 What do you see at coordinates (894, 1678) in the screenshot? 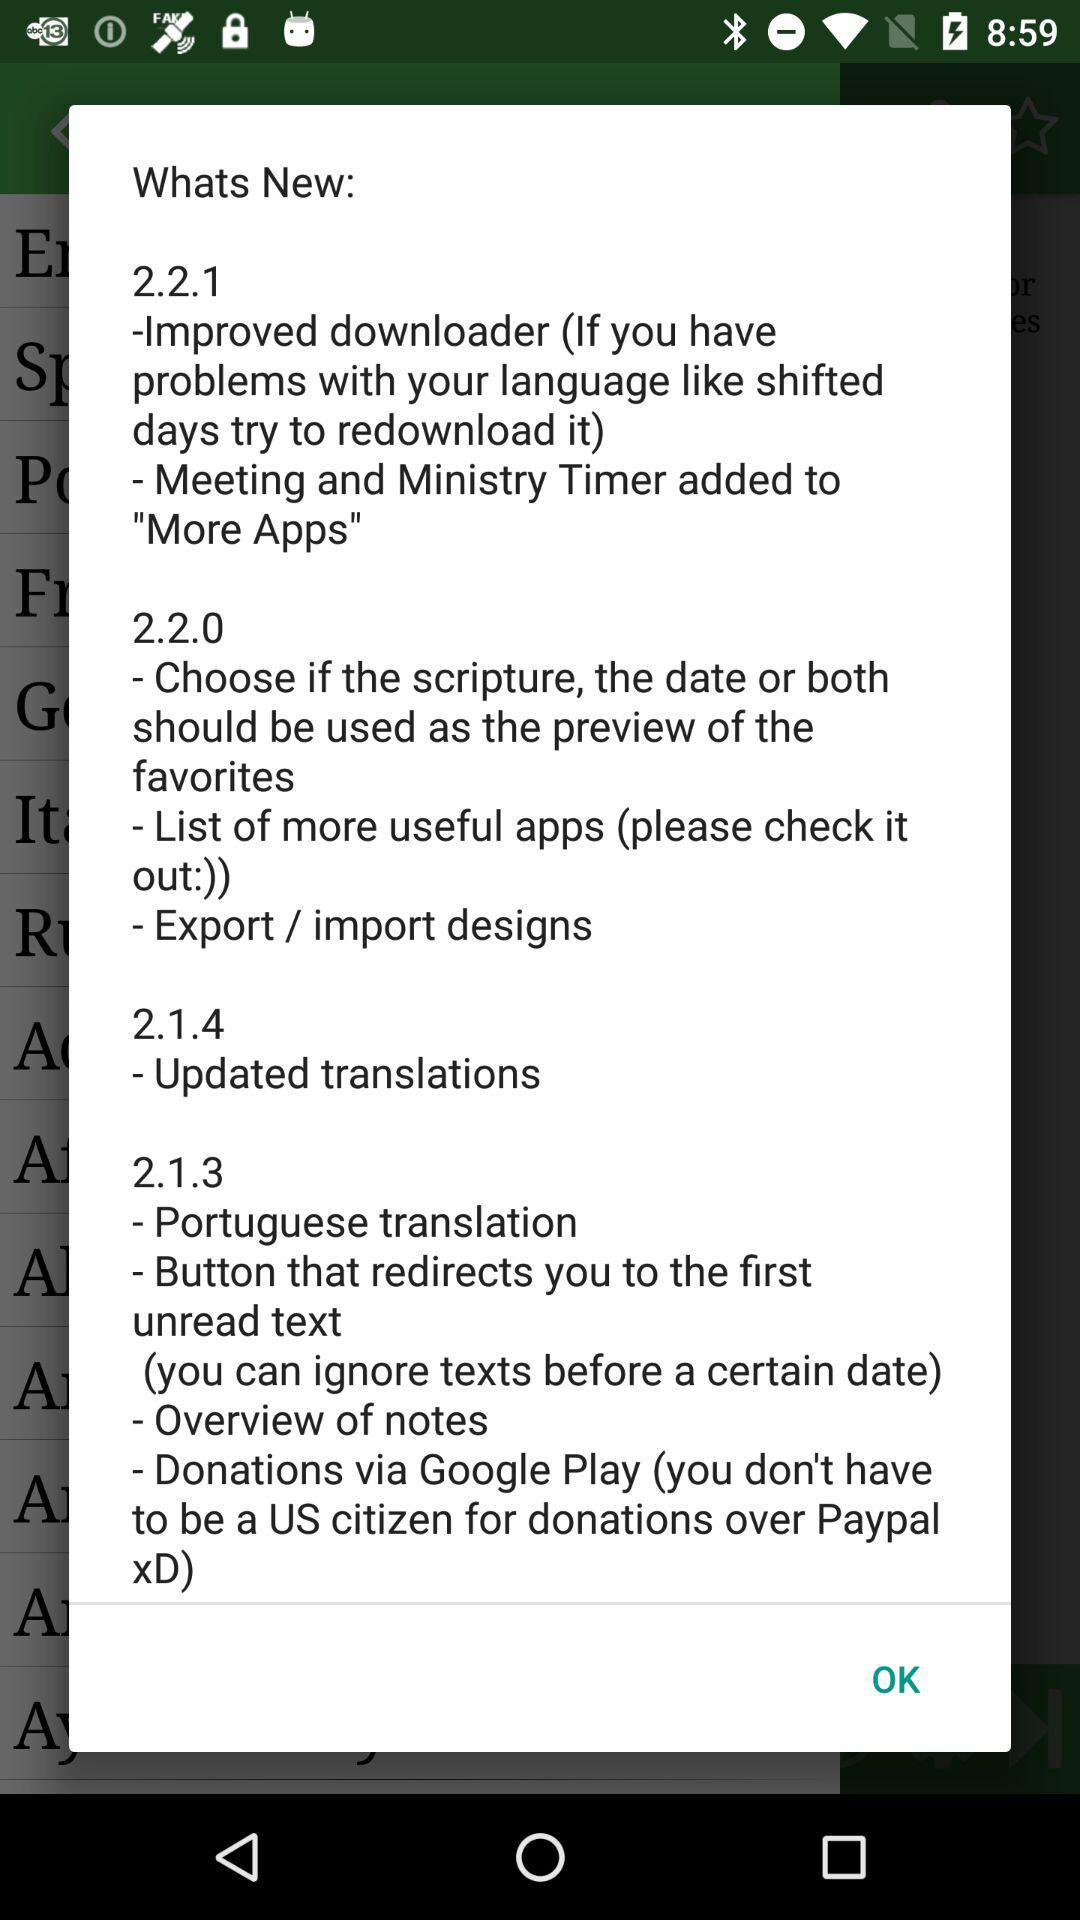
I see `ok item` at bounding box center [894, 1678].